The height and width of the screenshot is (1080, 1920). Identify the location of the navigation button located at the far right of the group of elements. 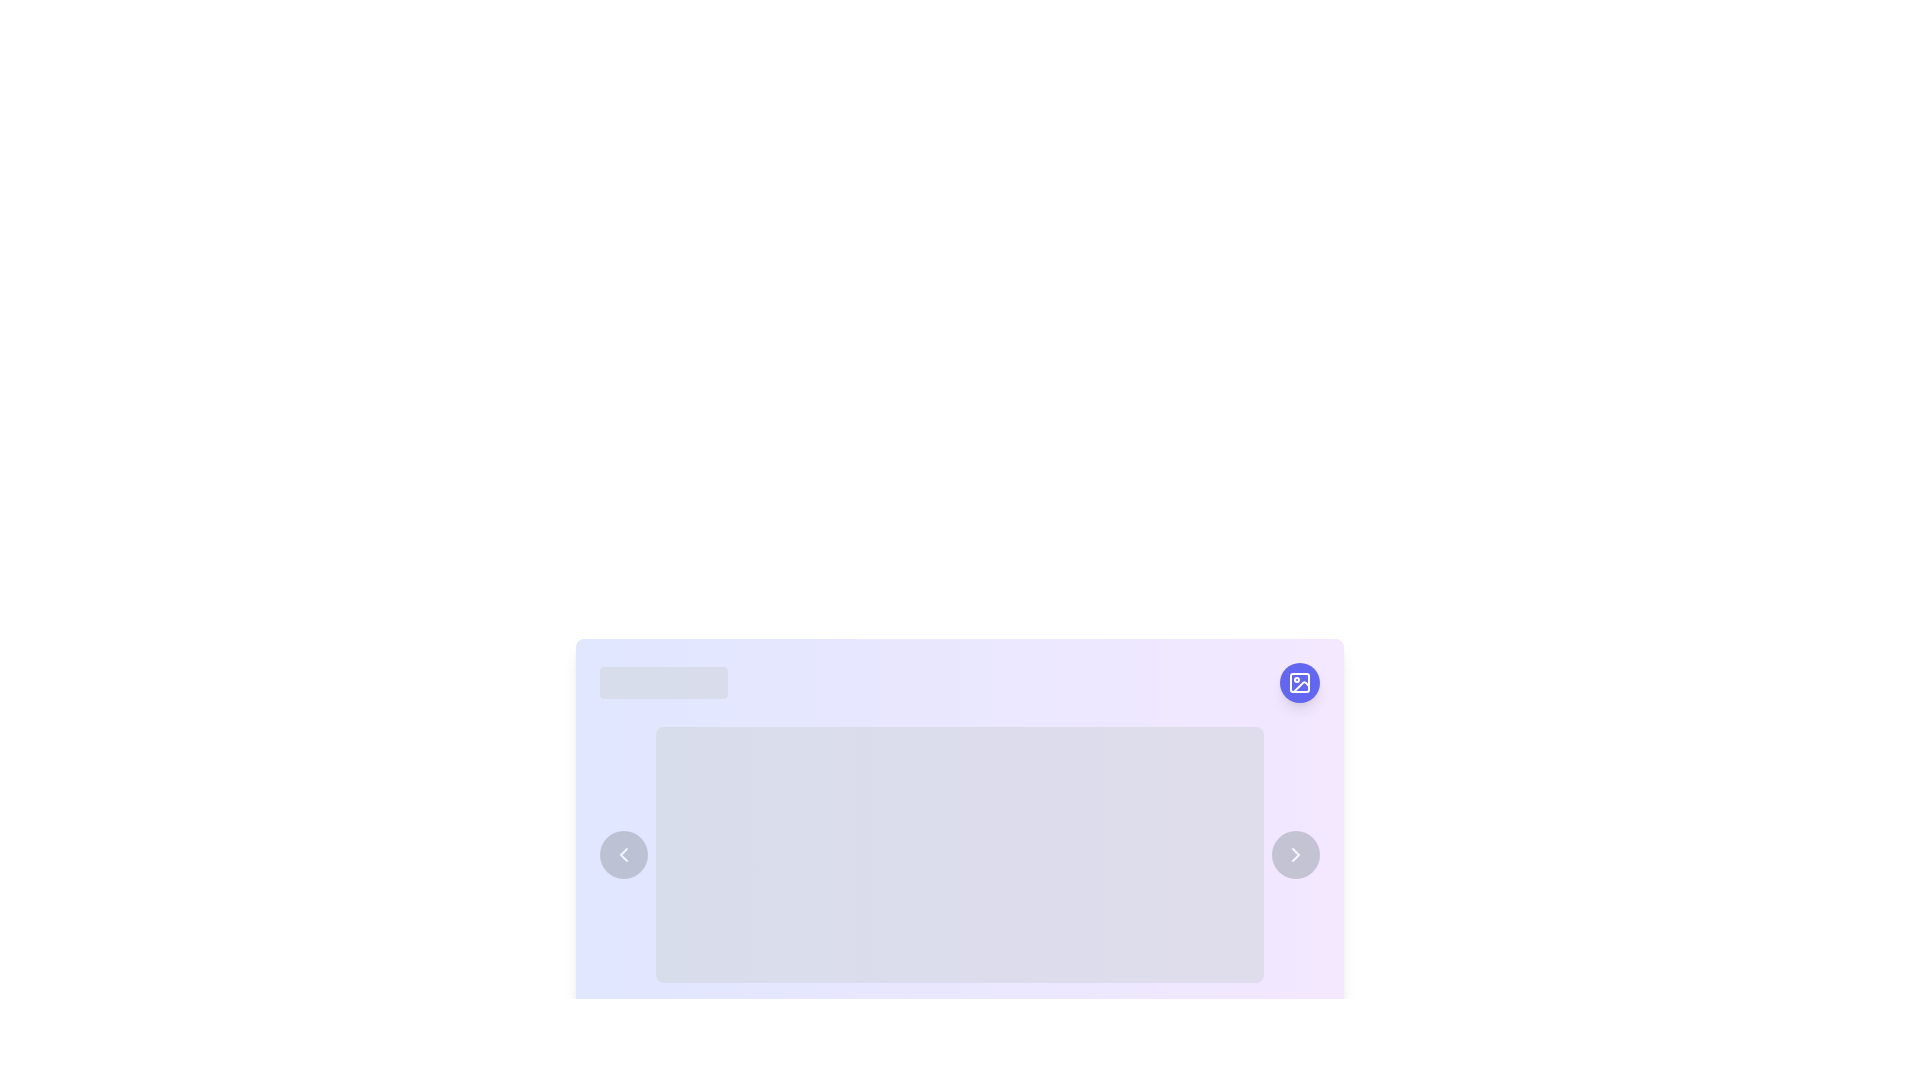
(1295, 855).